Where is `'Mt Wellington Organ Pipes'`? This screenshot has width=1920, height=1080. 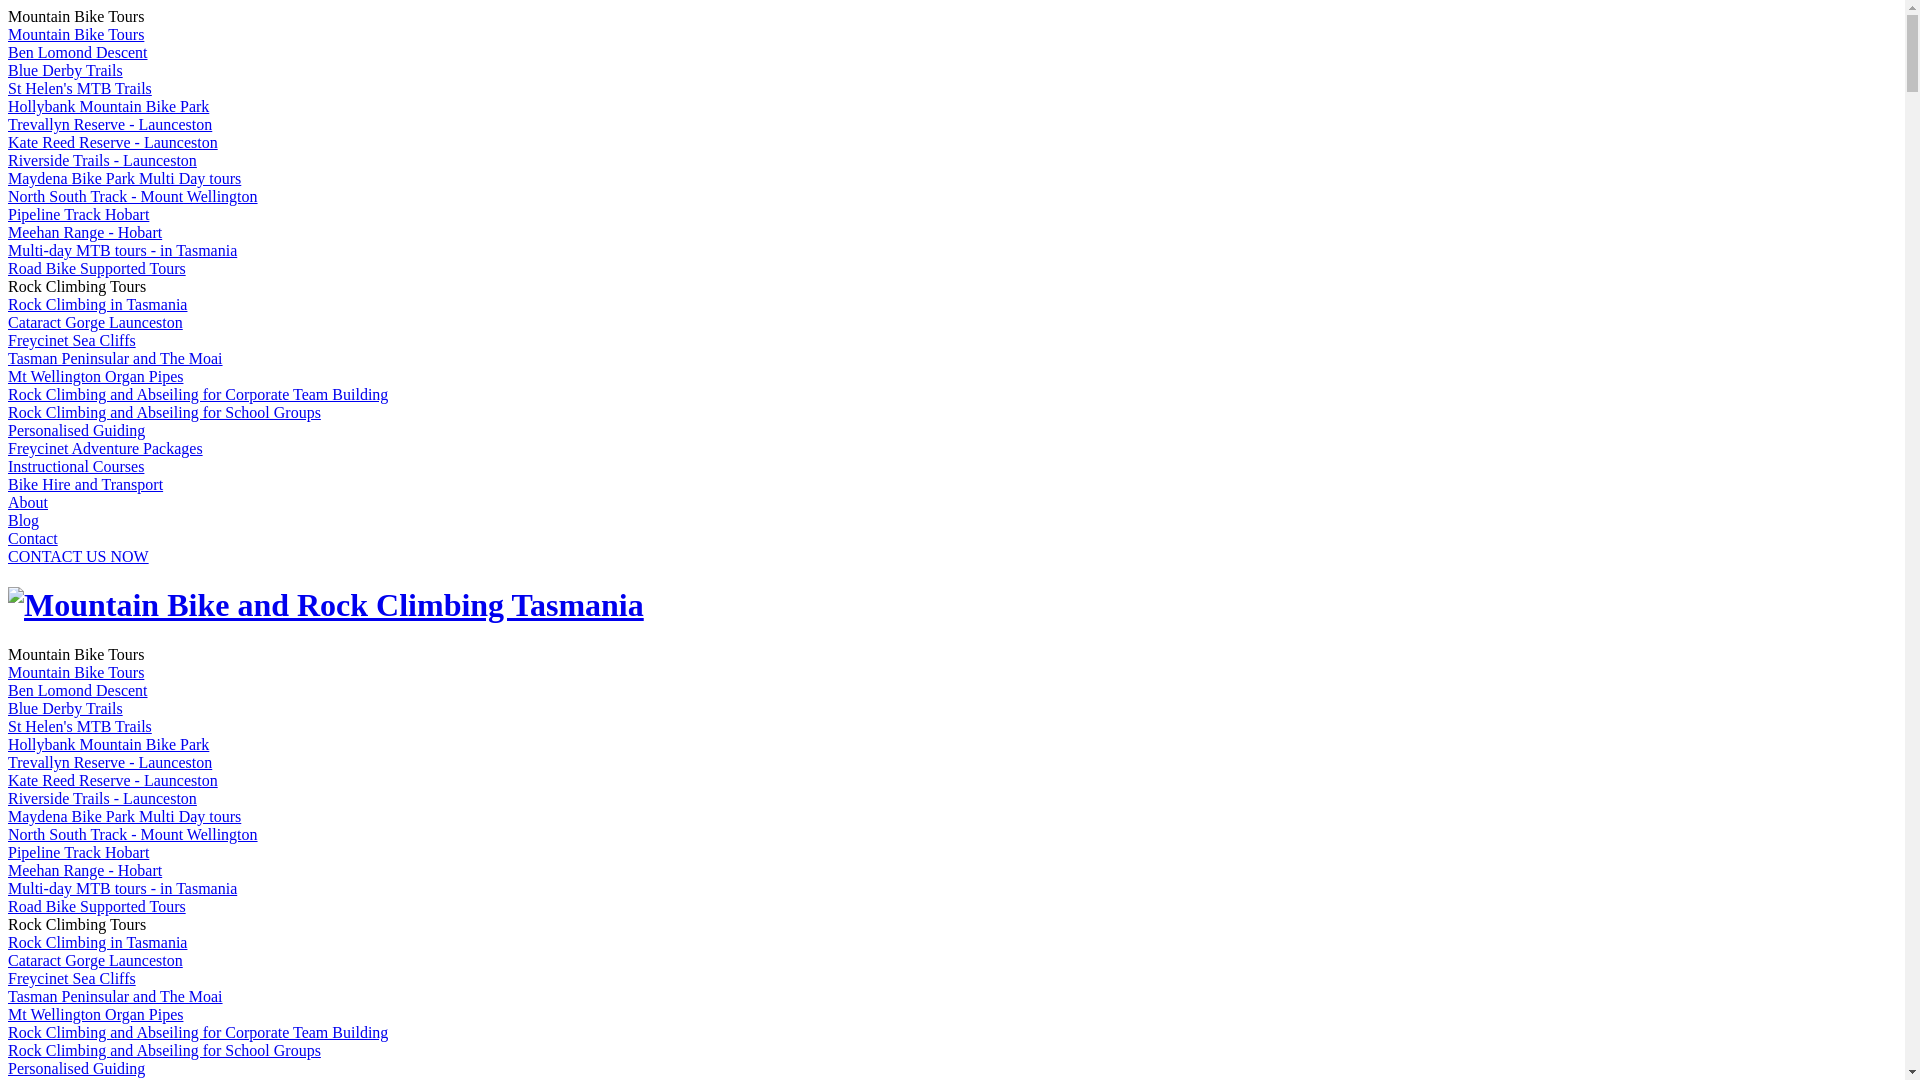 'Mt Wellington Organ Pipes' is located at coordinates (94, 376).